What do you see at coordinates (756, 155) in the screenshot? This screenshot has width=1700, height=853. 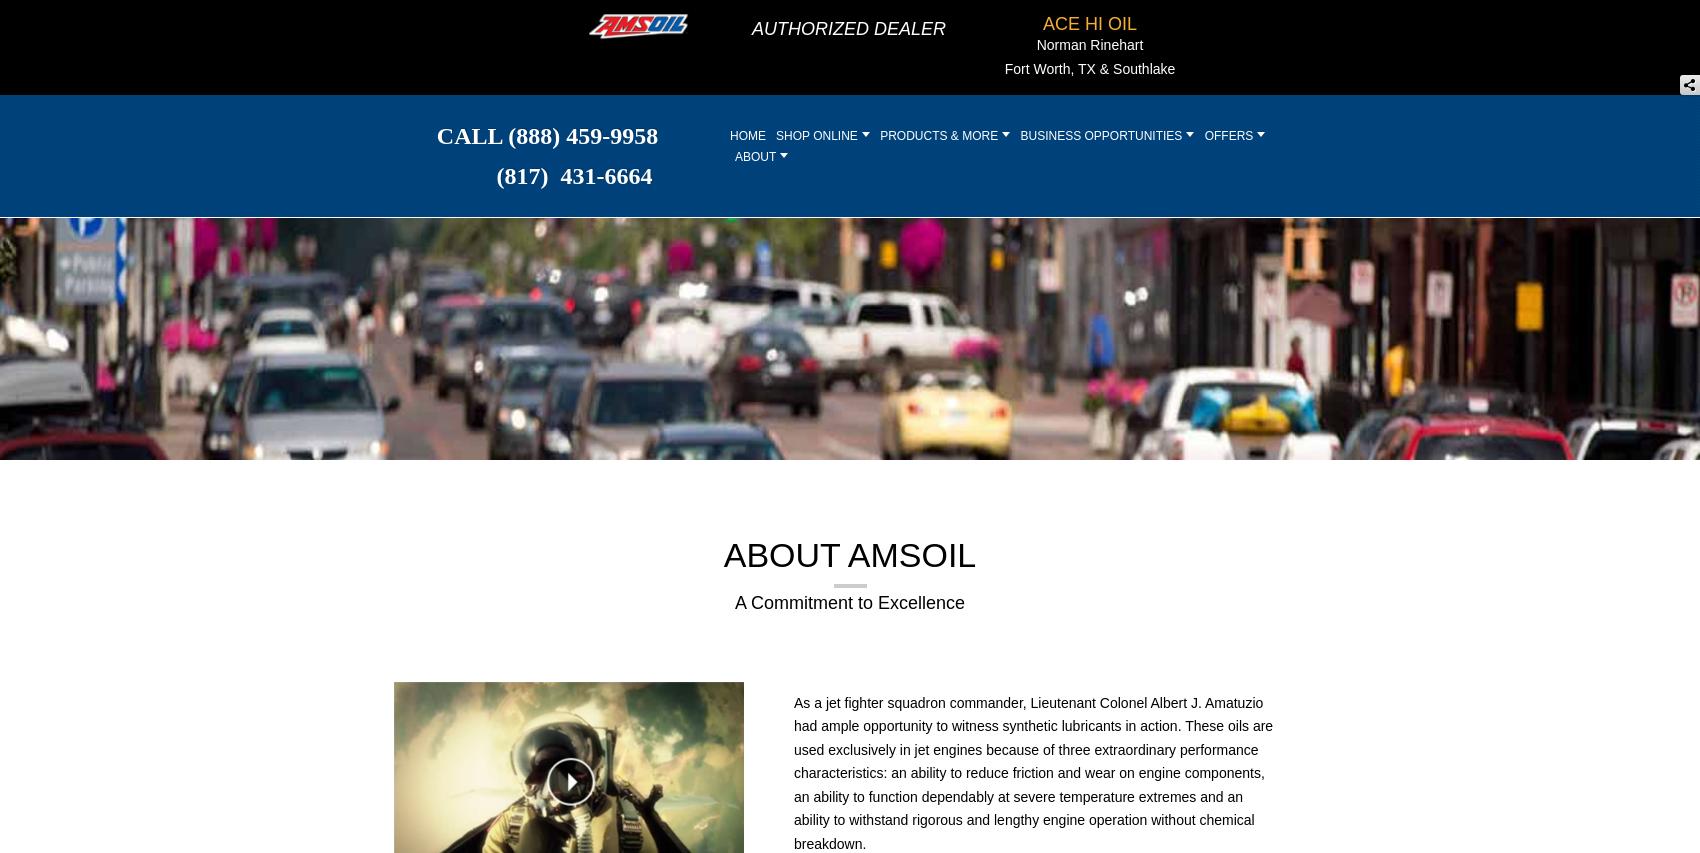 I see `'ABOUT'` at bounding box center [756, 155].